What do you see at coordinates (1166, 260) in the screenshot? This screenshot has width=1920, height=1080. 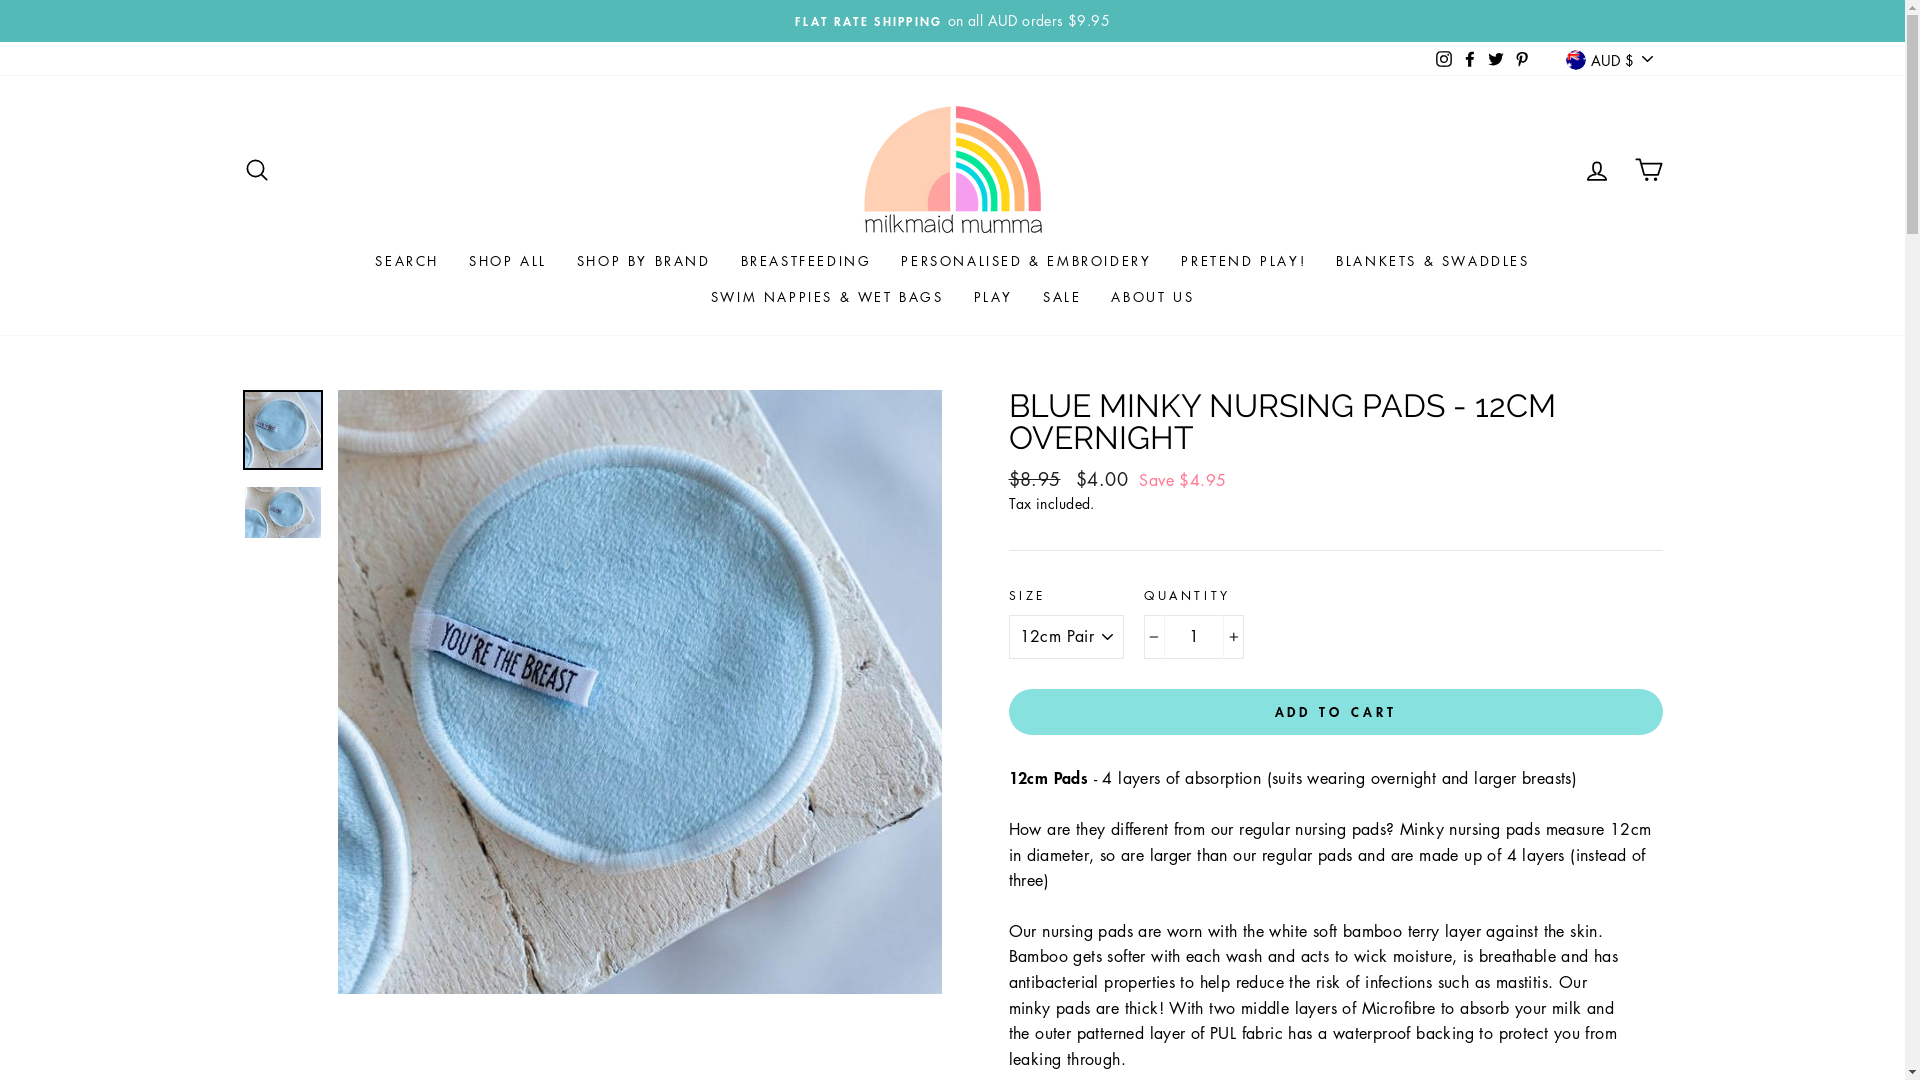 I see `'PRETEND PLAY!'` at bounding box center [1166, 260].